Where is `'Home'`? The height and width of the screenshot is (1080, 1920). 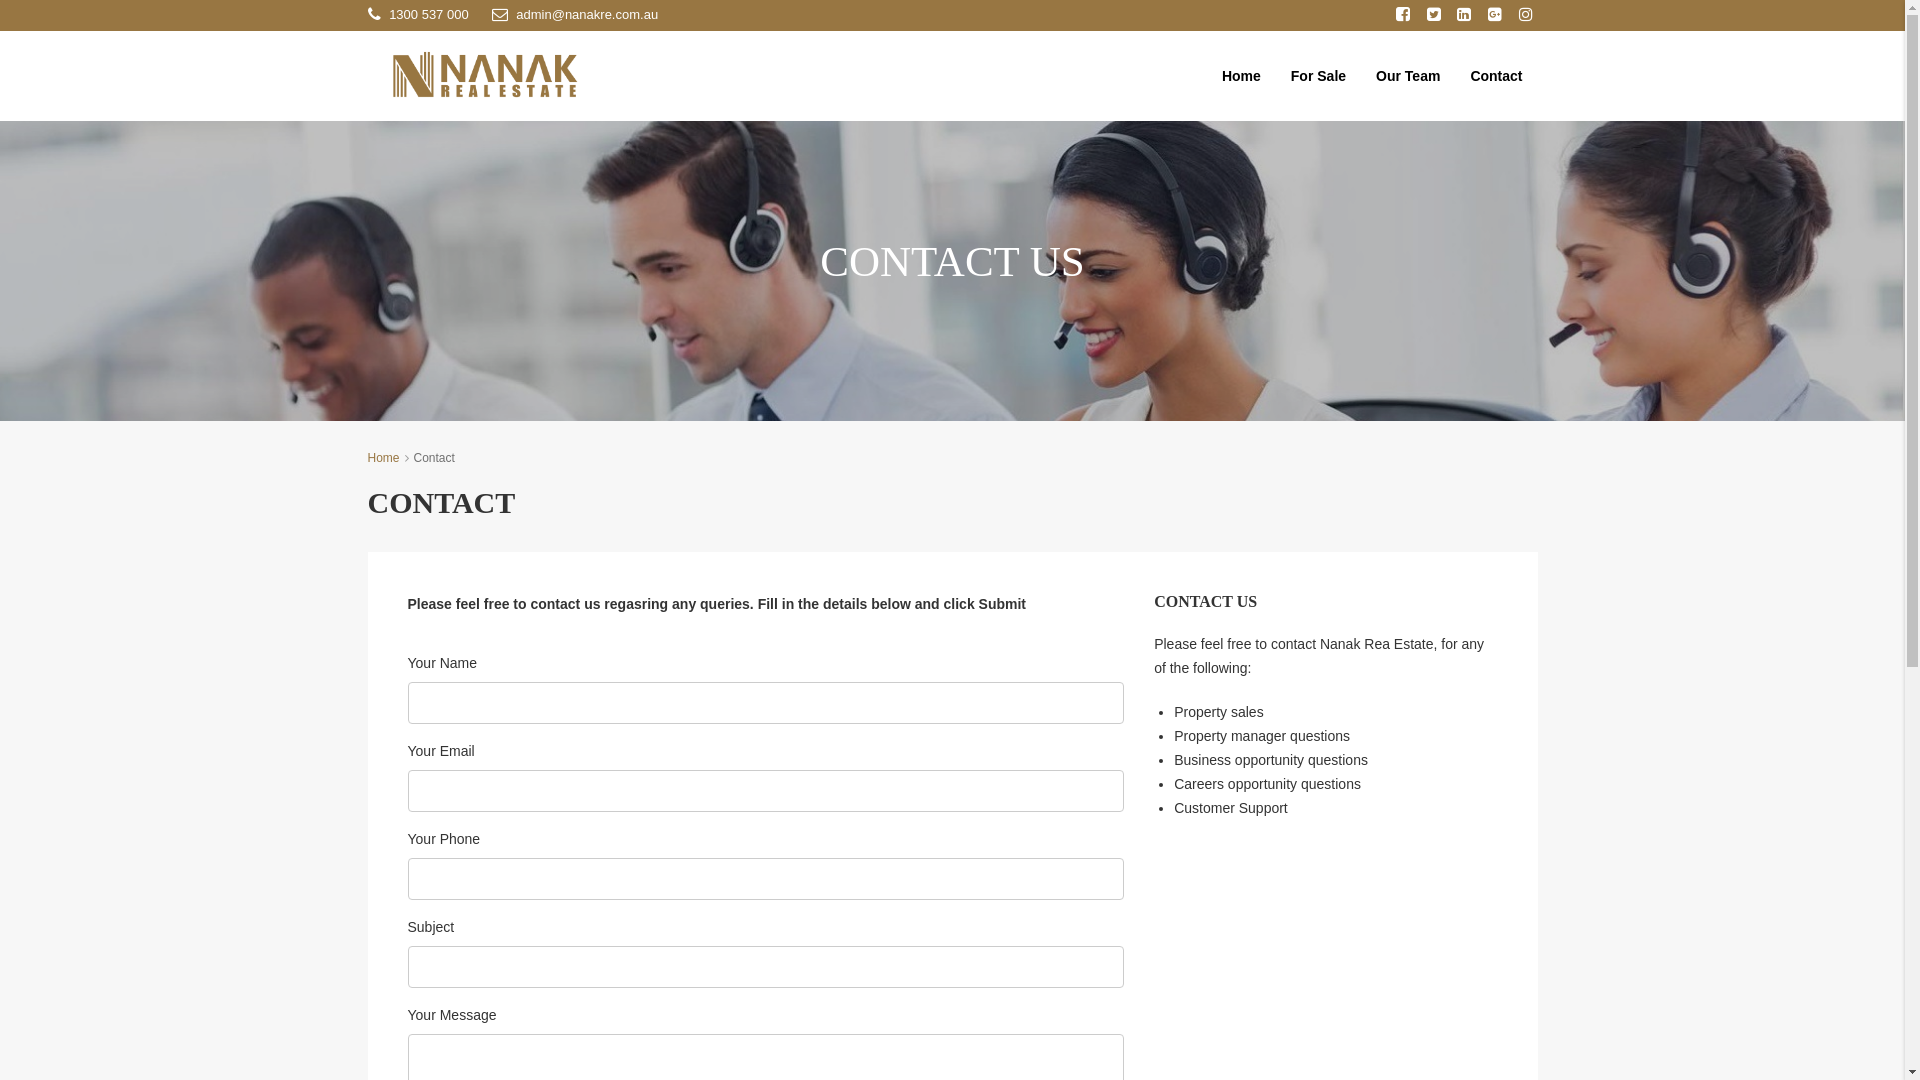
'Home' is located at coordinates (384, 458).